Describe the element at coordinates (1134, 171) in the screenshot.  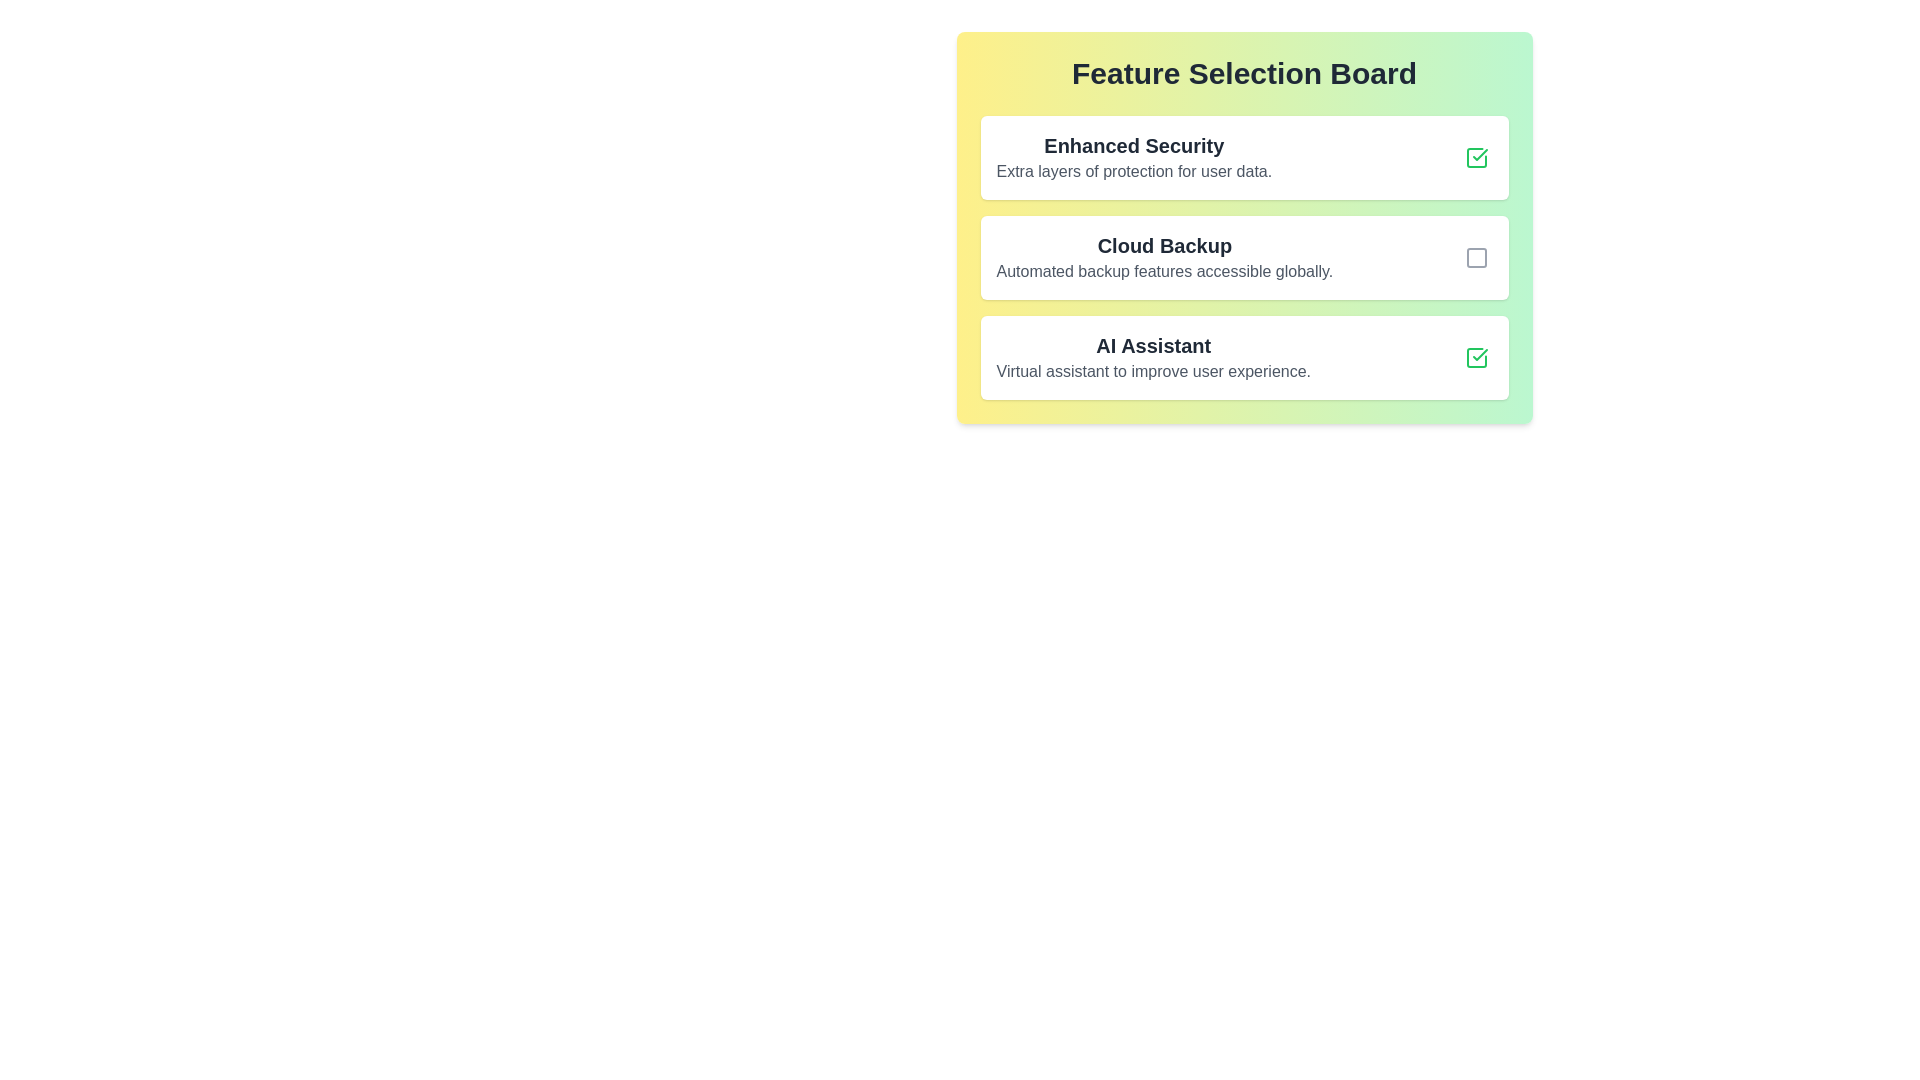
I see `text segment that states 'Extra layers of protection for user data.' which is styled in gray and located below the 'Enhanced Security' heading in the Feature Selection Board` at that location.